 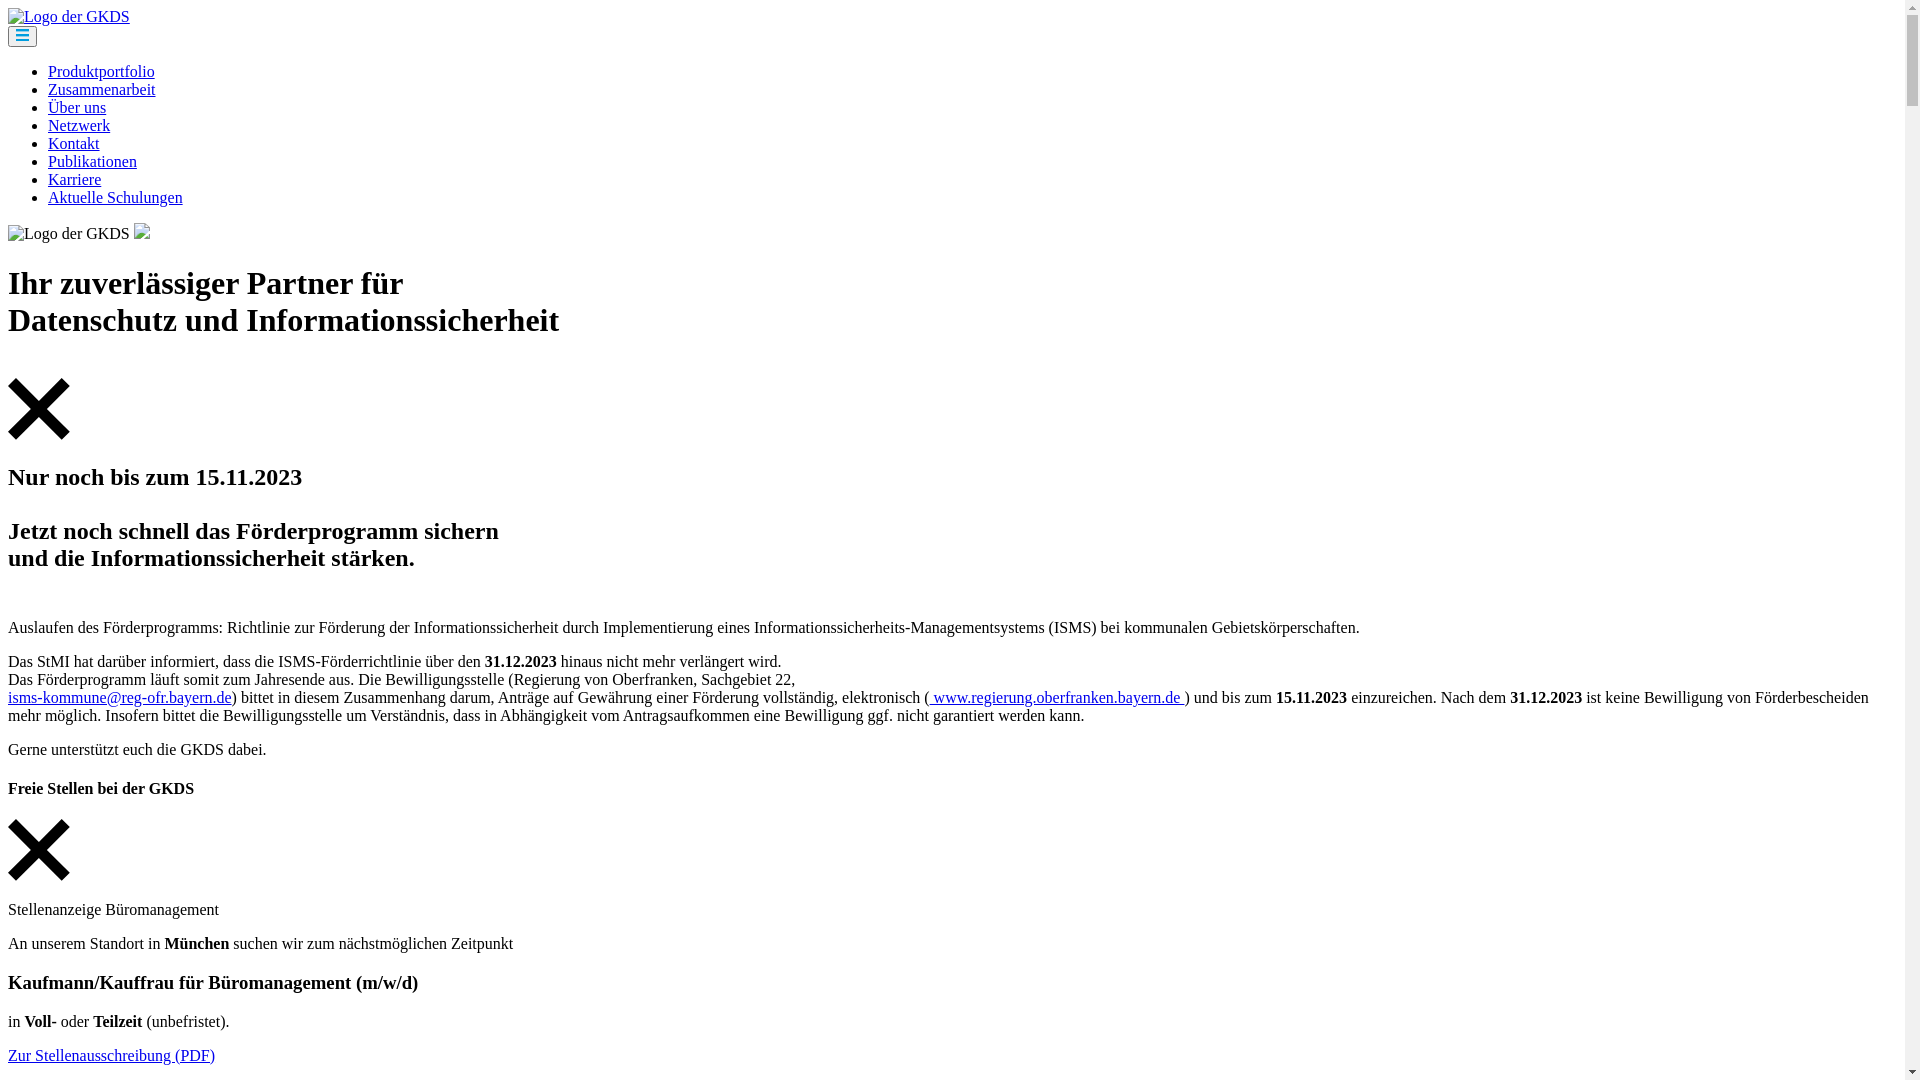 I want to click on 'Netzwerk', so click(x=78, y=125).